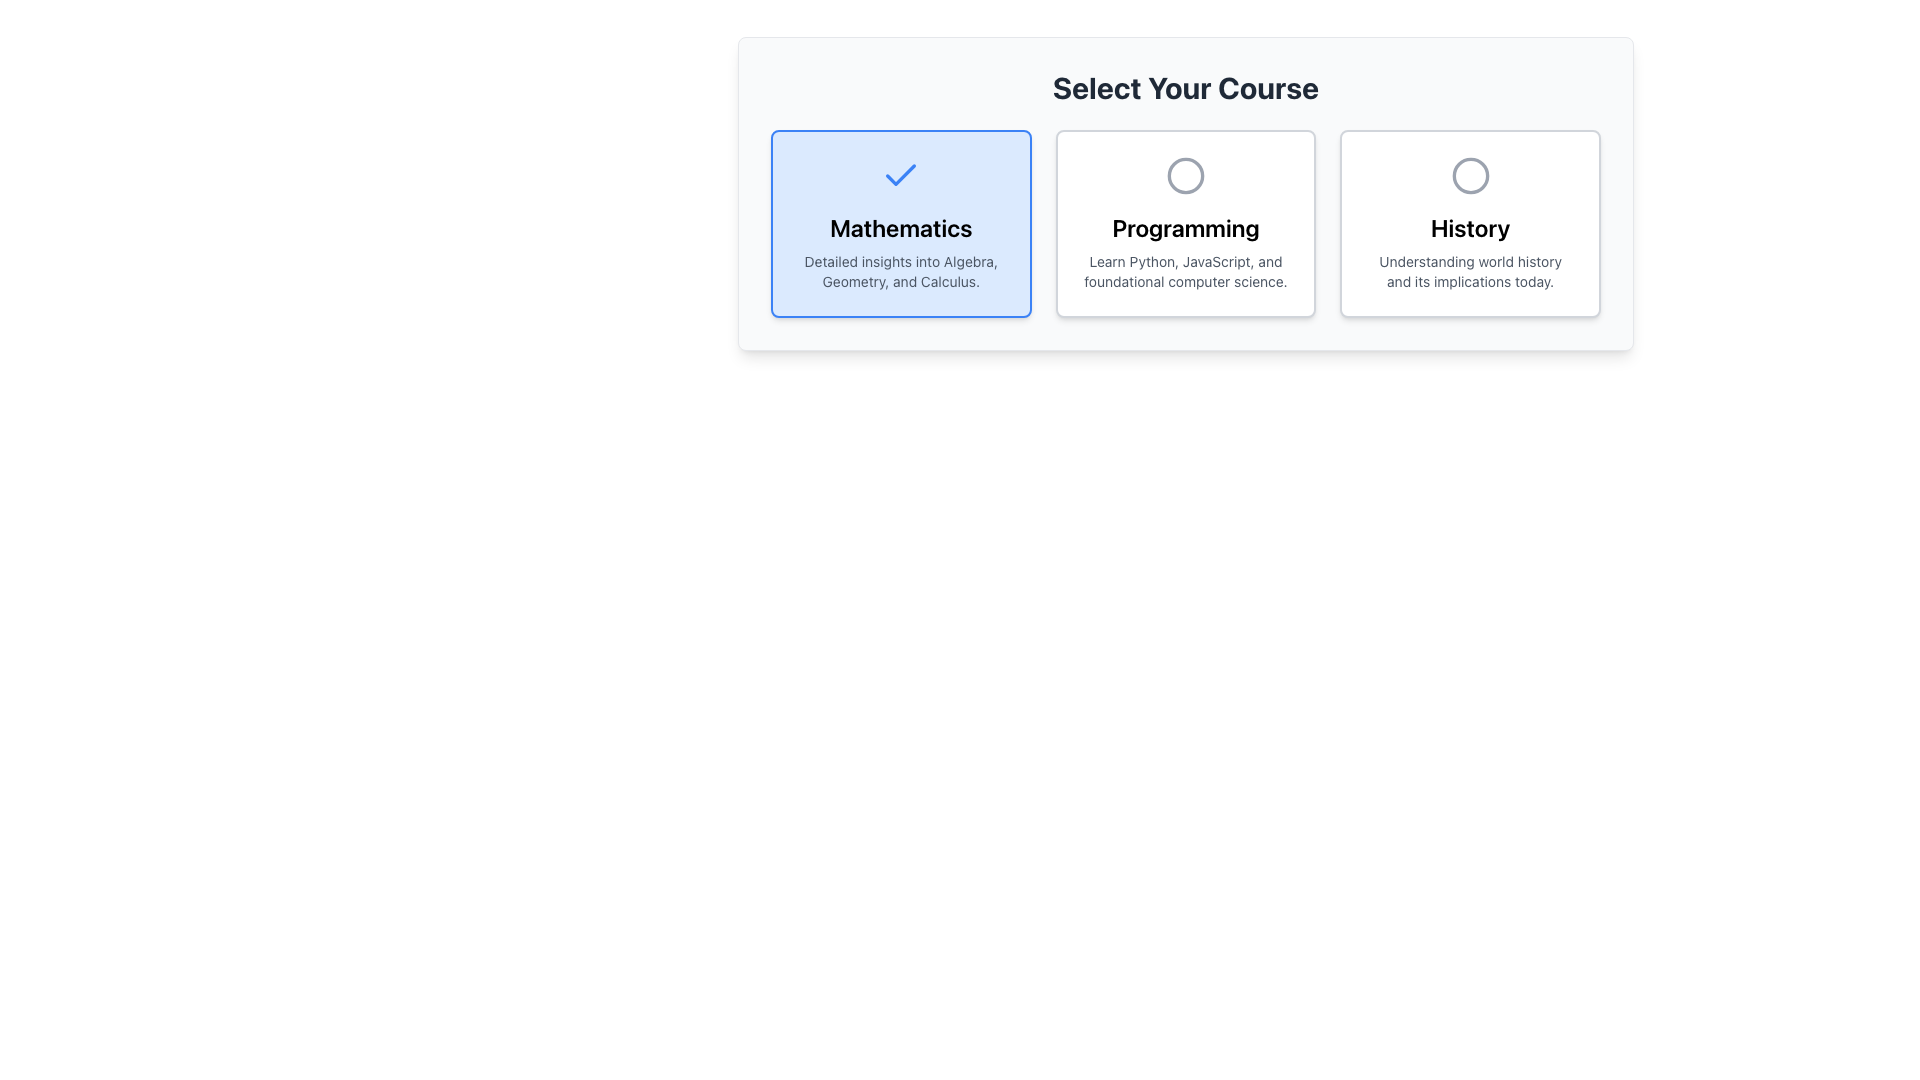  Describe the element at coordinates (1185, 175) in the screenshot. I see `the circular outline icon representing the 'Programming' card, located in the center-top area of the card` at that location.